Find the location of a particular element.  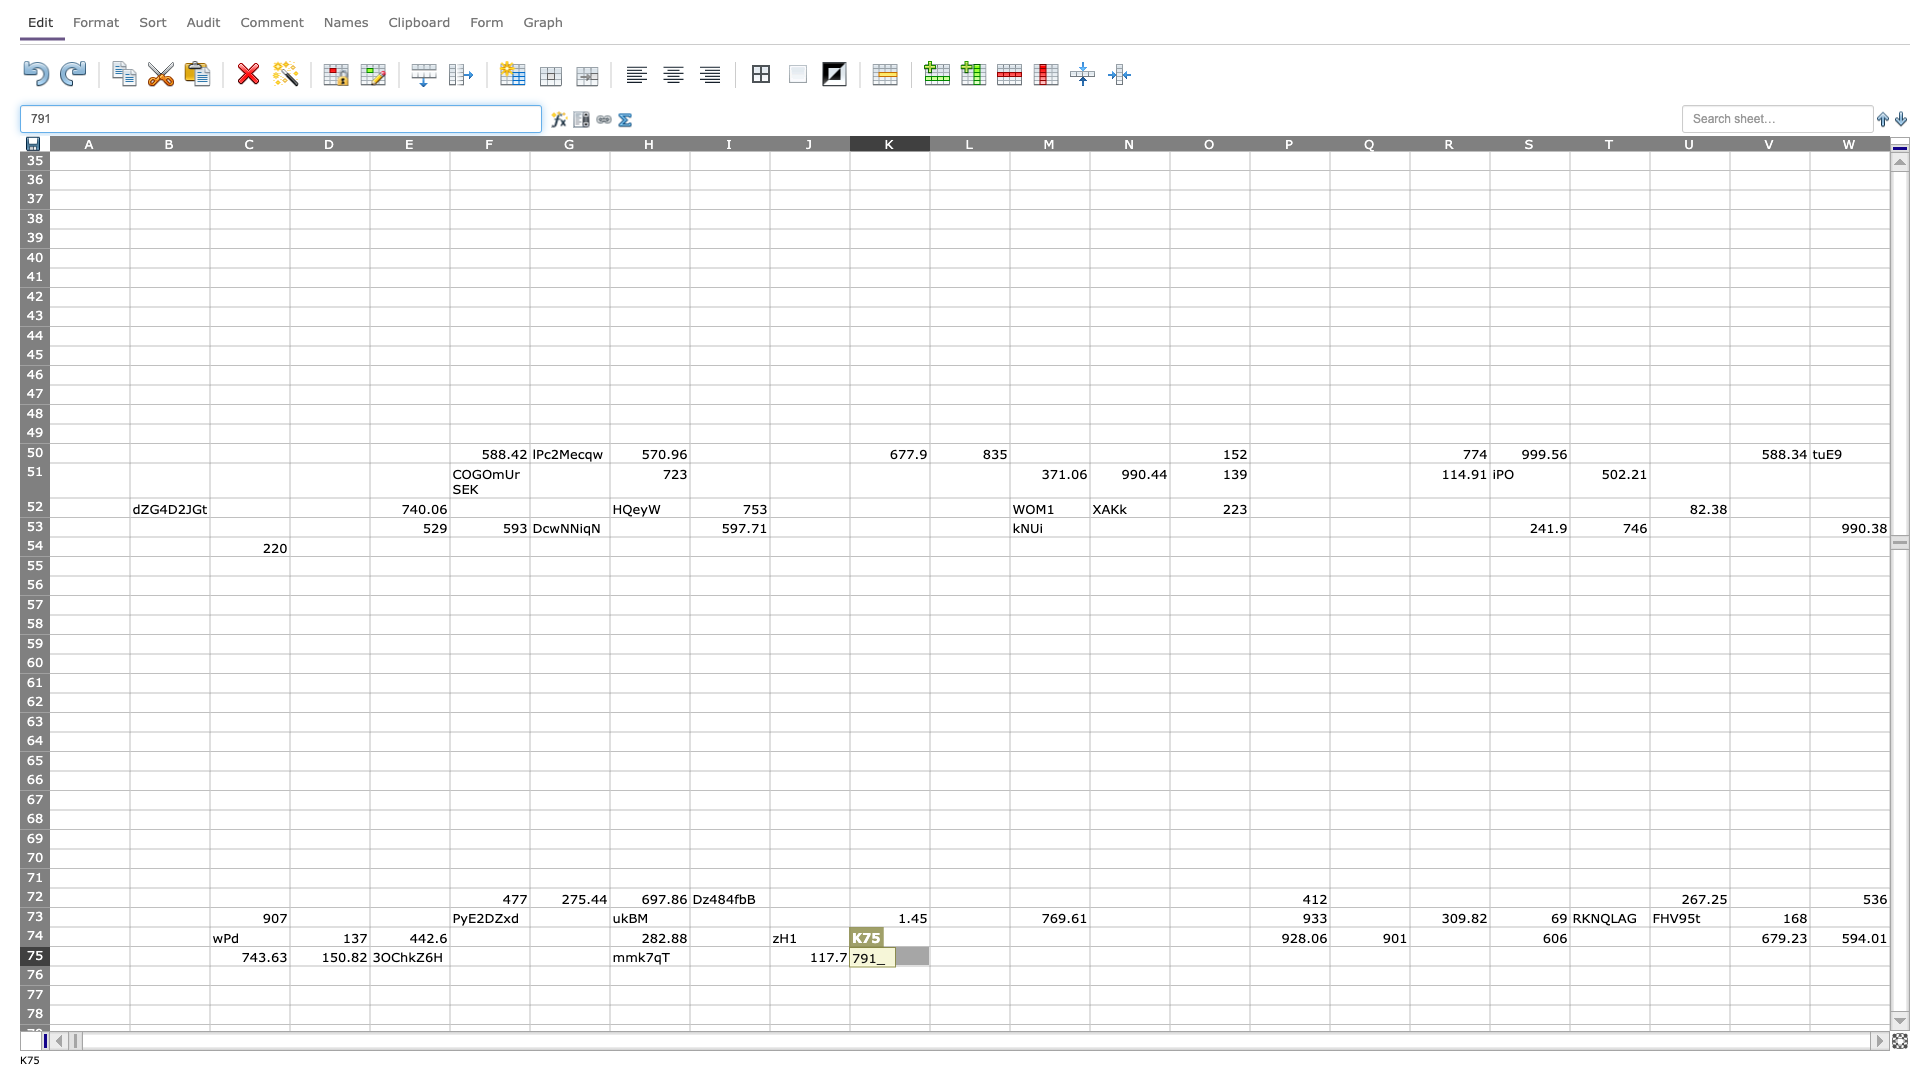

top left corner of L75 is located at coordinates (929, 945).